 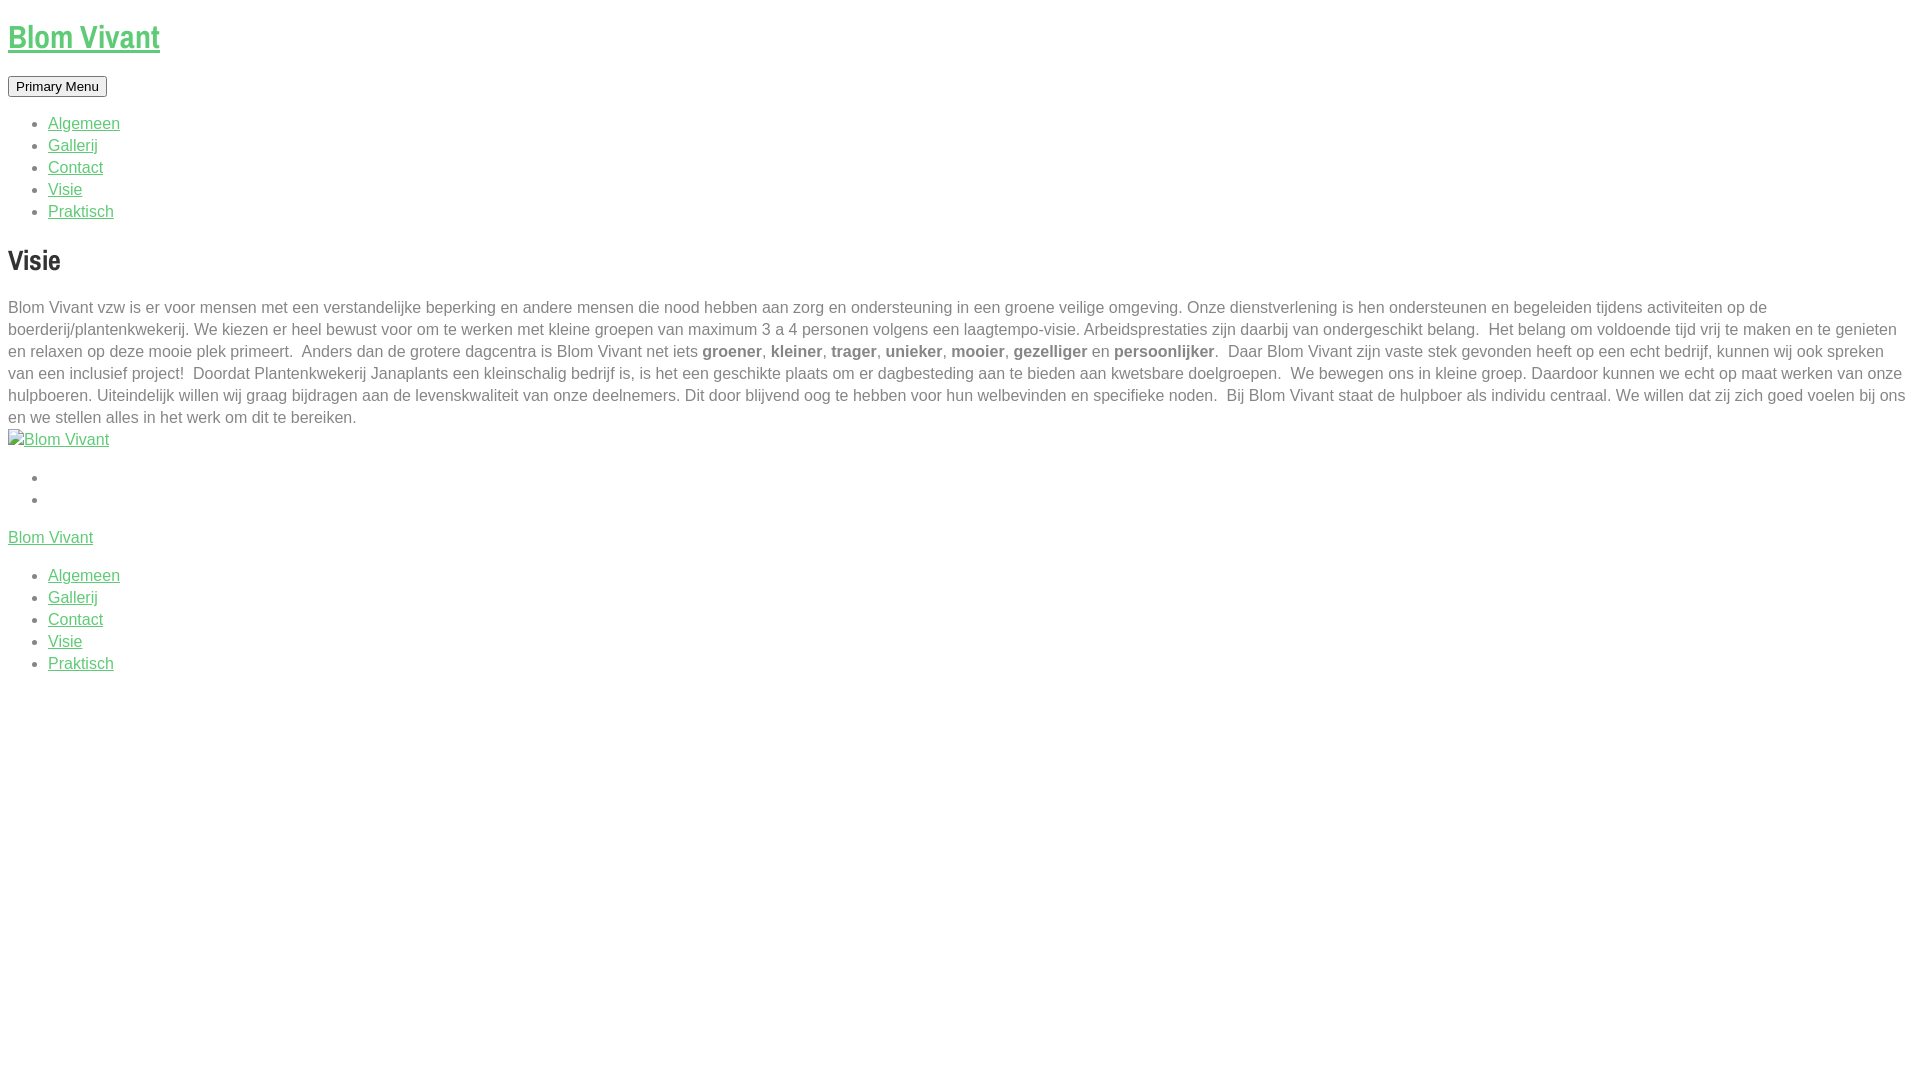 I want to click on 'Gallerij', so click(x=72, y=596).